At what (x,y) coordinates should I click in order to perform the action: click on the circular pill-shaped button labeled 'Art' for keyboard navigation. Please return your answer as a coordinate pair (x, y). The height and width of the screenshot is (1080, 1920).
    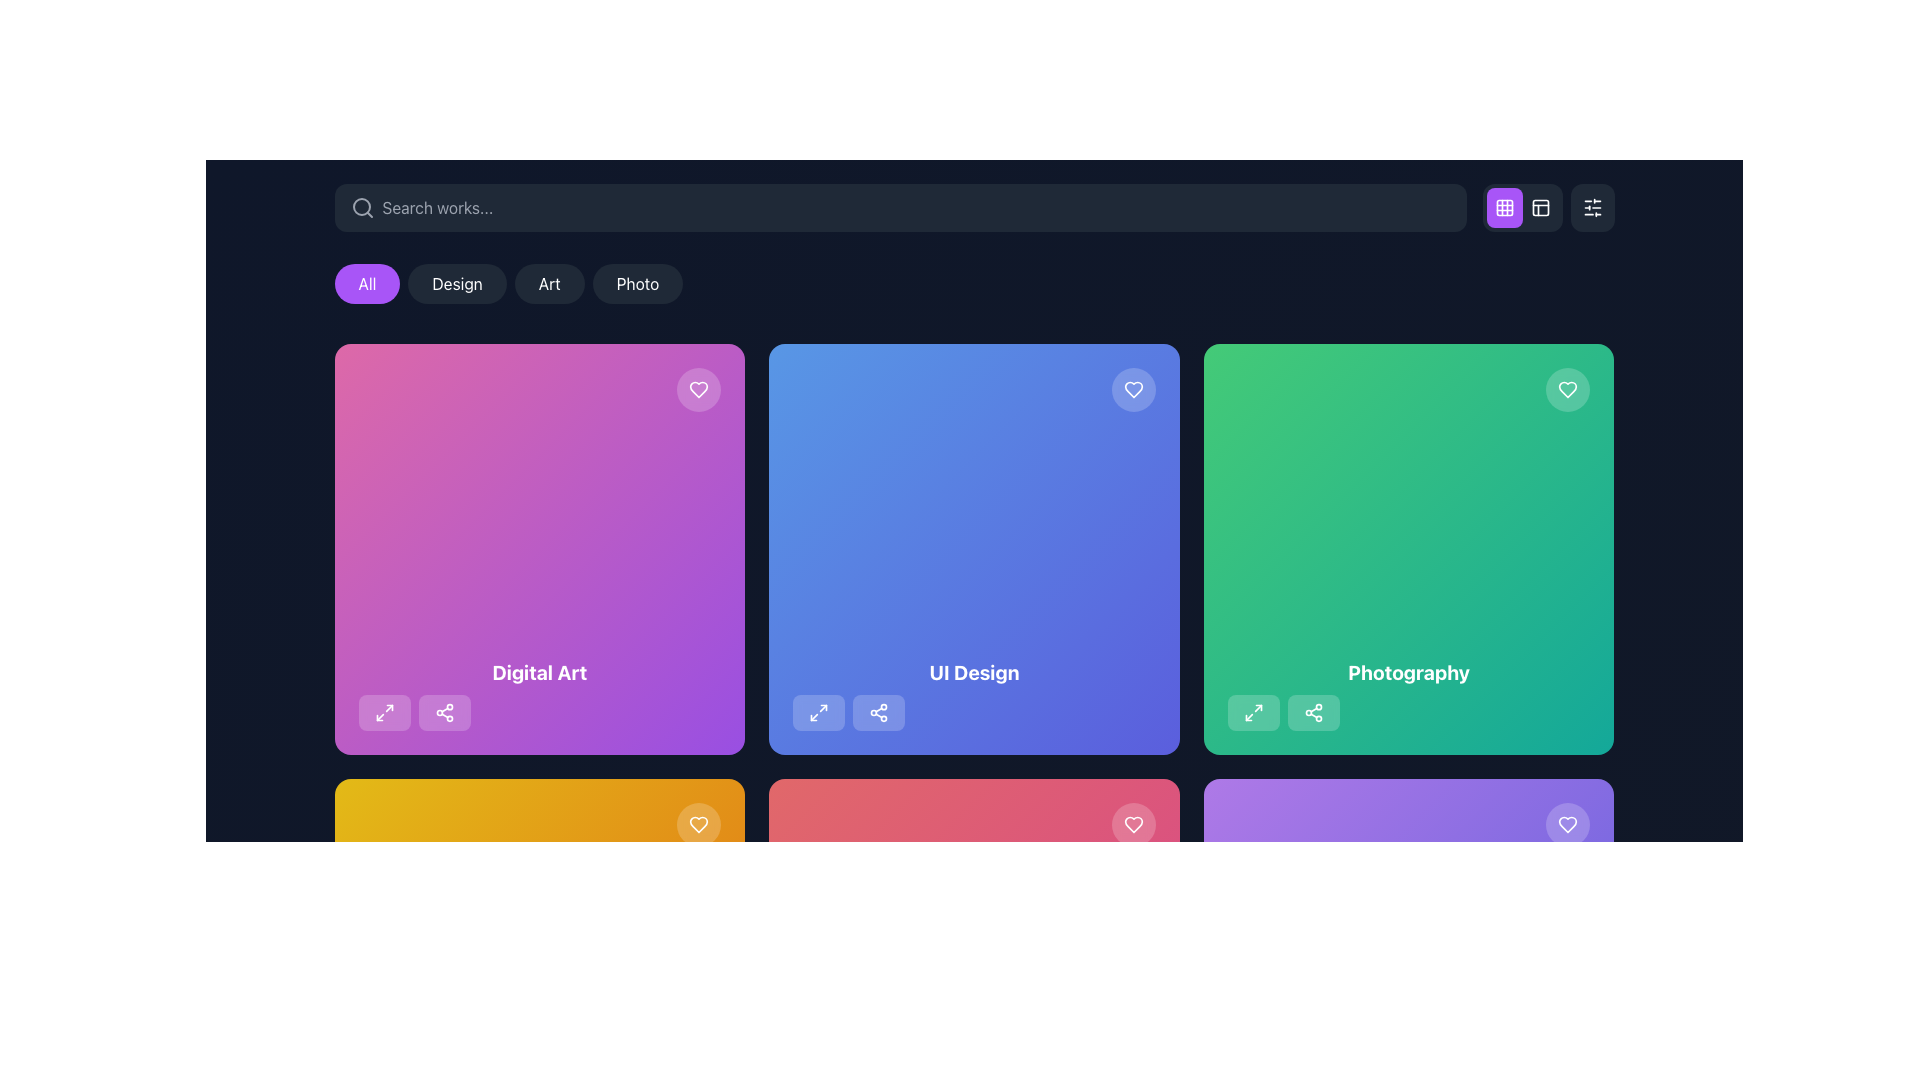
    Looking at the image, I should click on (549, 284).